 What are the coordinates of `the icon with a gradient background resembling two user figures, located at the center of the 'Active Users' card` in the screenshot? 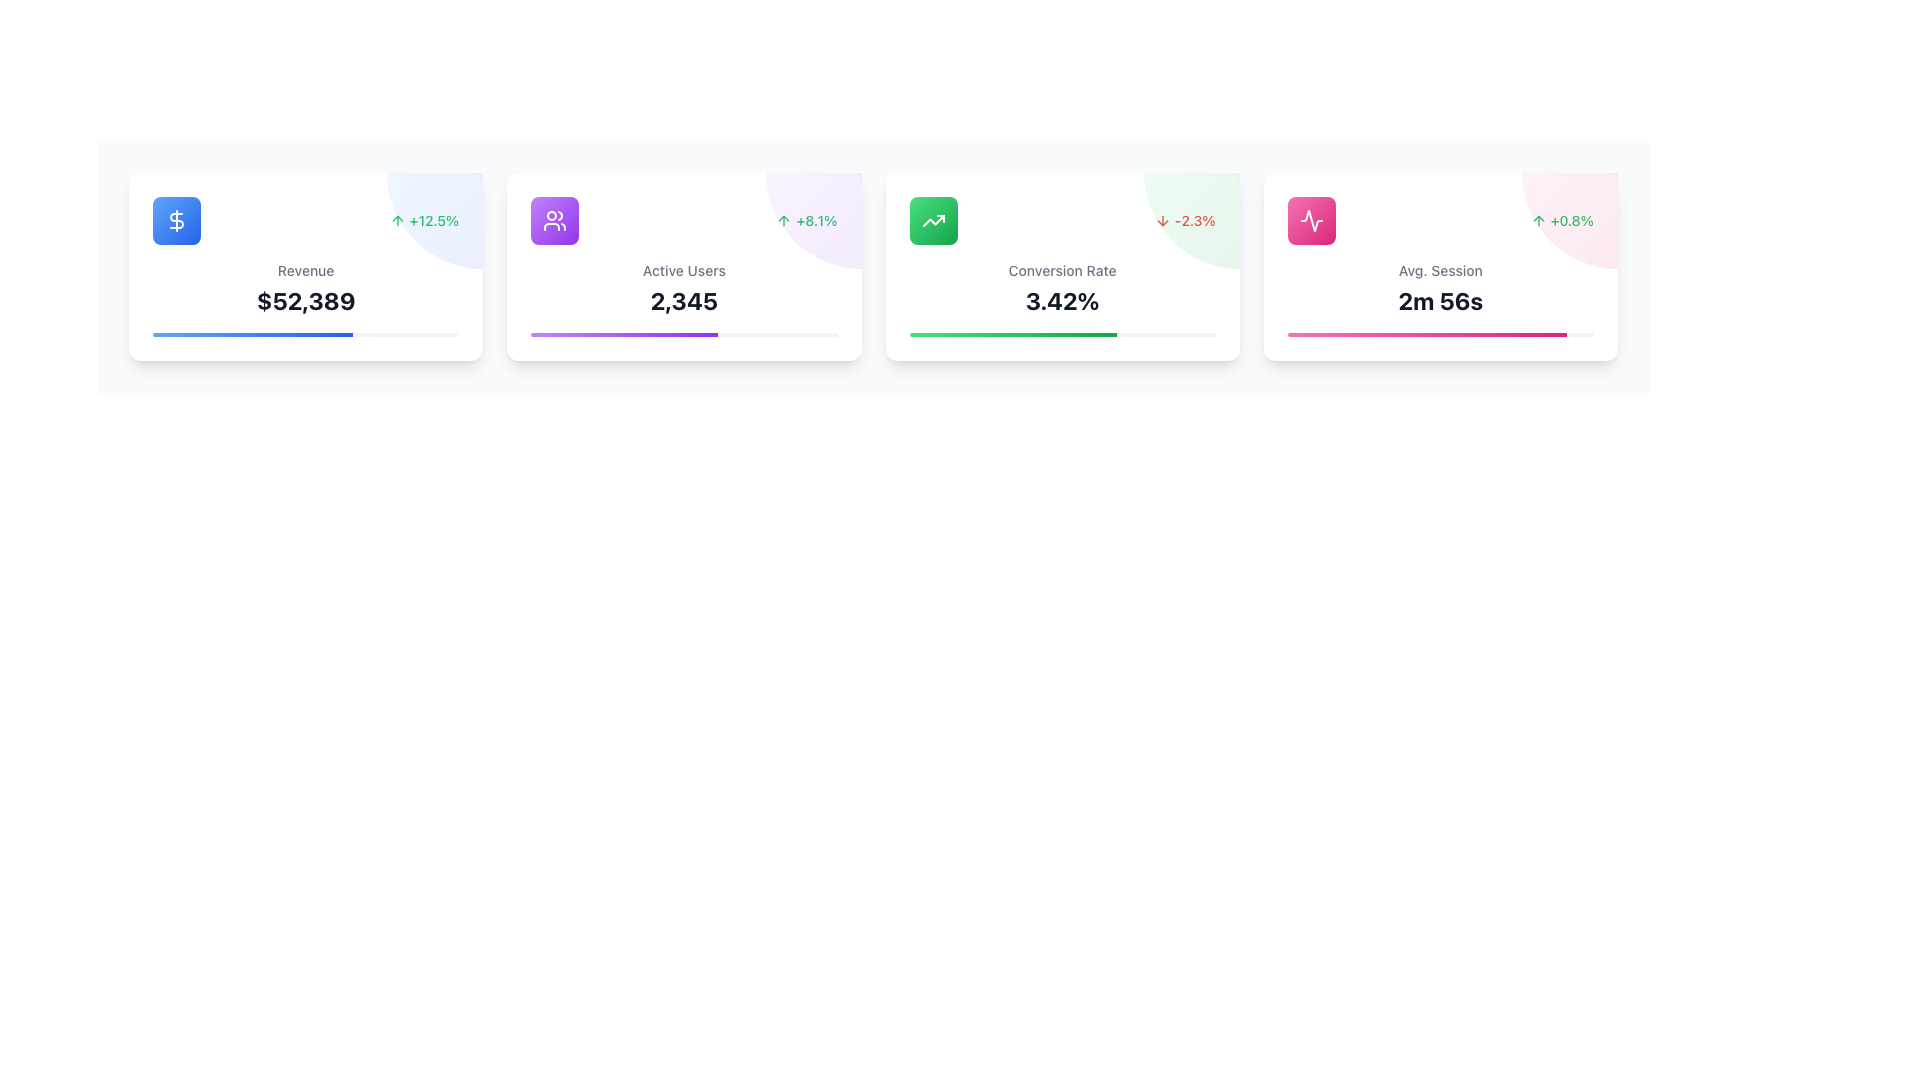 It's located at (555, 220).